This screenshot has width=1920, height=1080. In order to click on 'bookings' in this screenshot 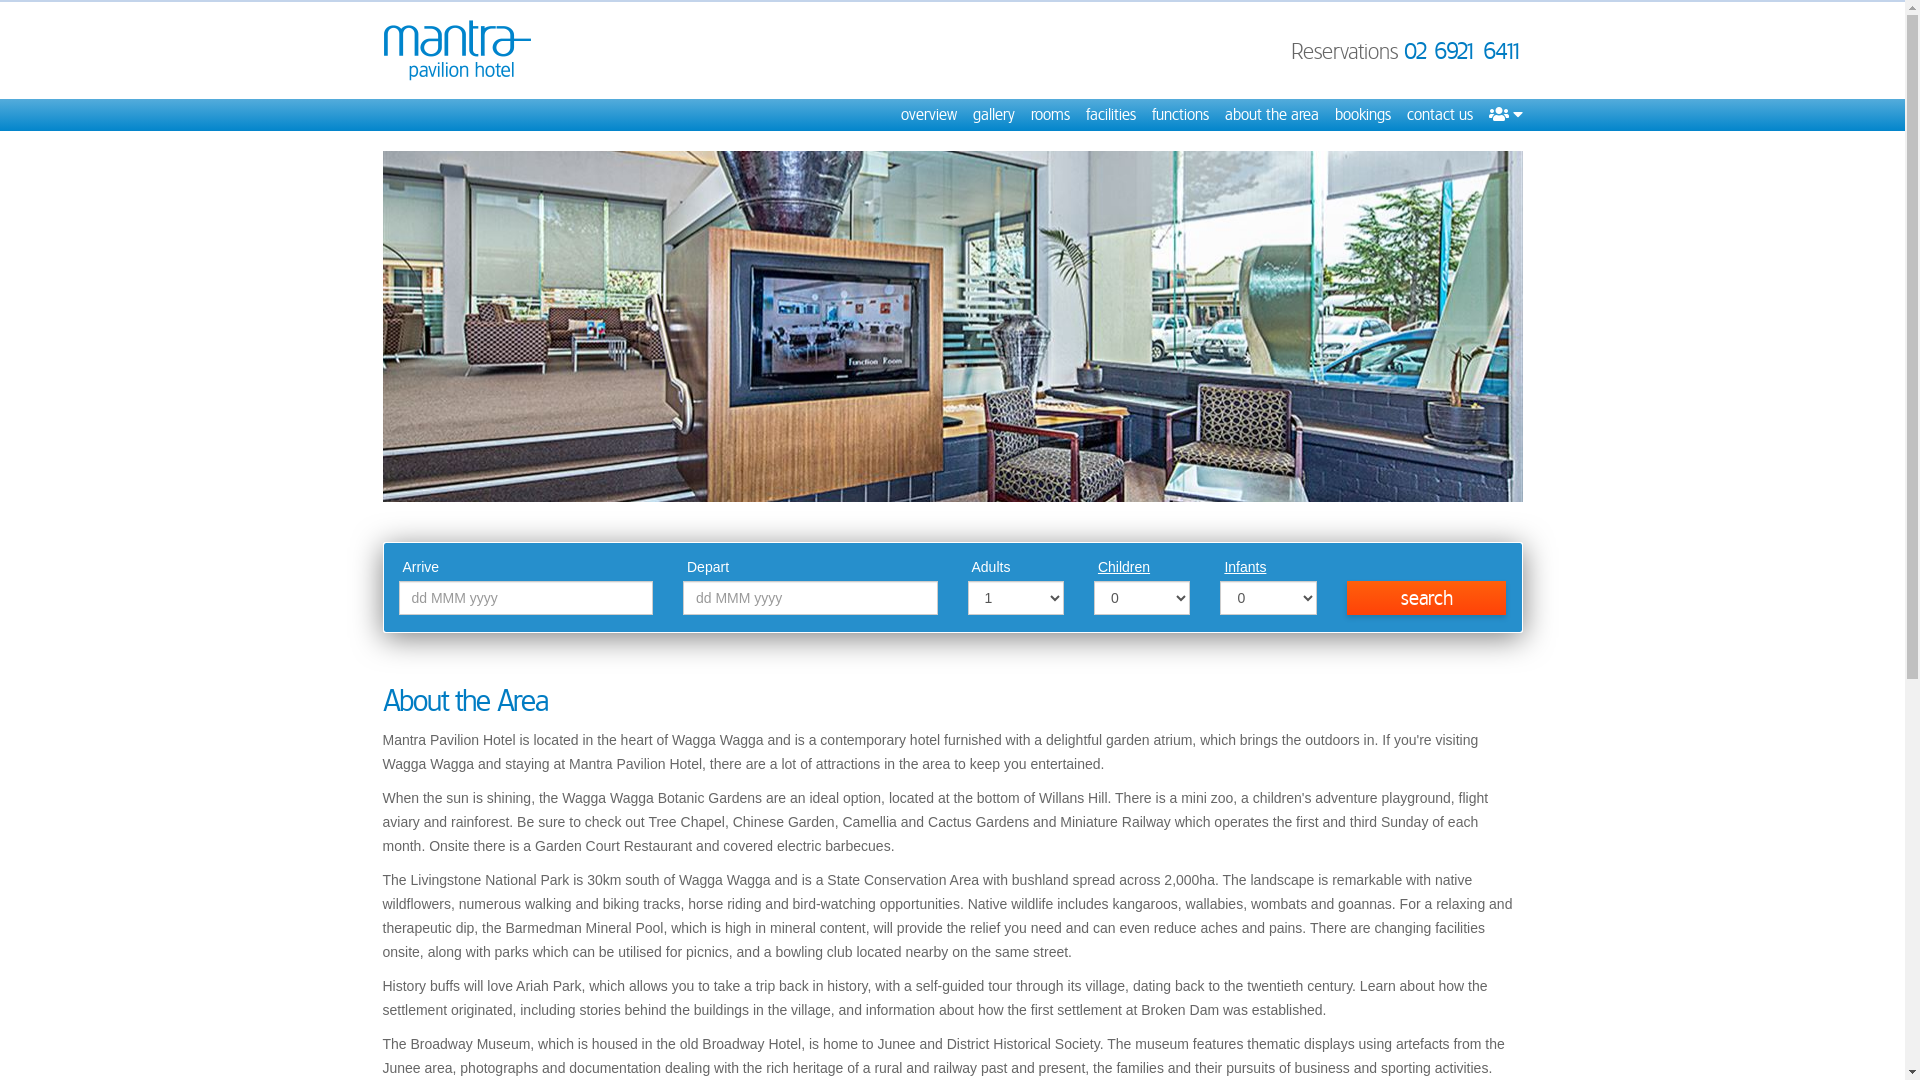, I will do `click(1334, 115)`.